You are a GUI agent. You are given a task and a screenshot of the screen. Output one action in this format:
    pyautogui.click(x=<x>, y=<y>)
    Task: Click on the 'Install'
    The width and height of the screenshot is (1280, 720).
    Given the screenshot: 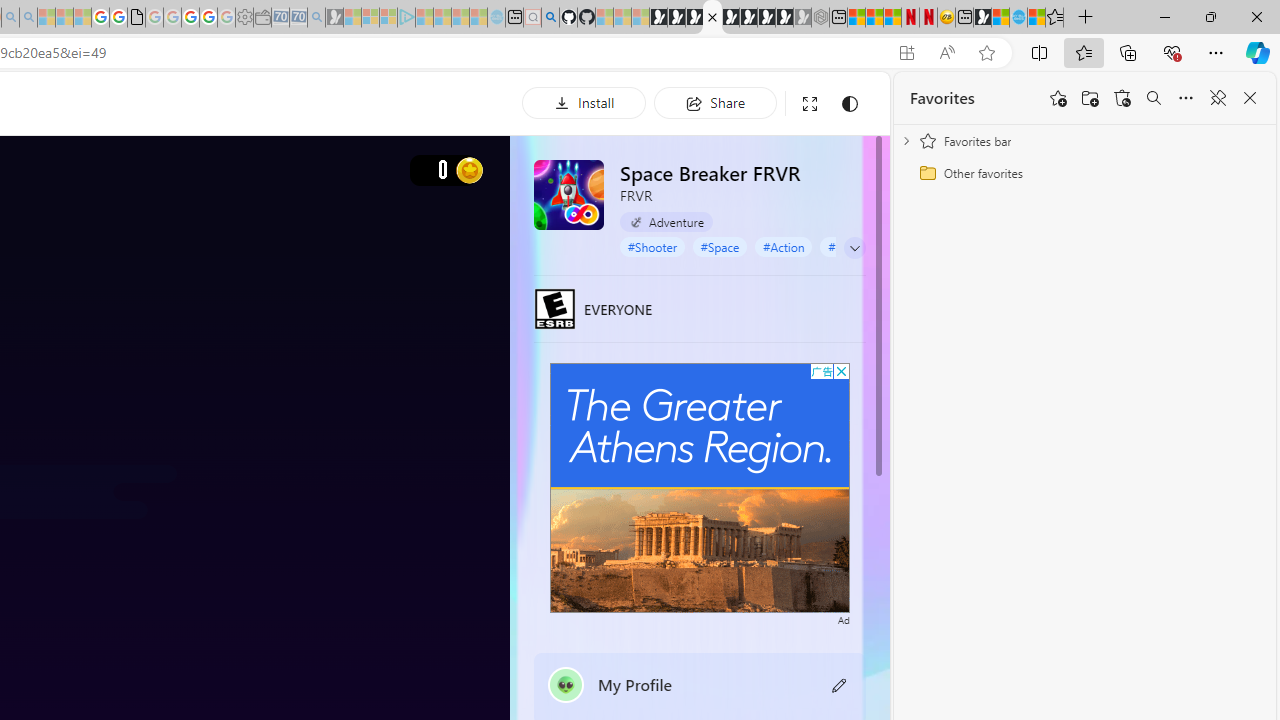 What is the action you would take?
    pyautogui.click(x=583, y=102)
    